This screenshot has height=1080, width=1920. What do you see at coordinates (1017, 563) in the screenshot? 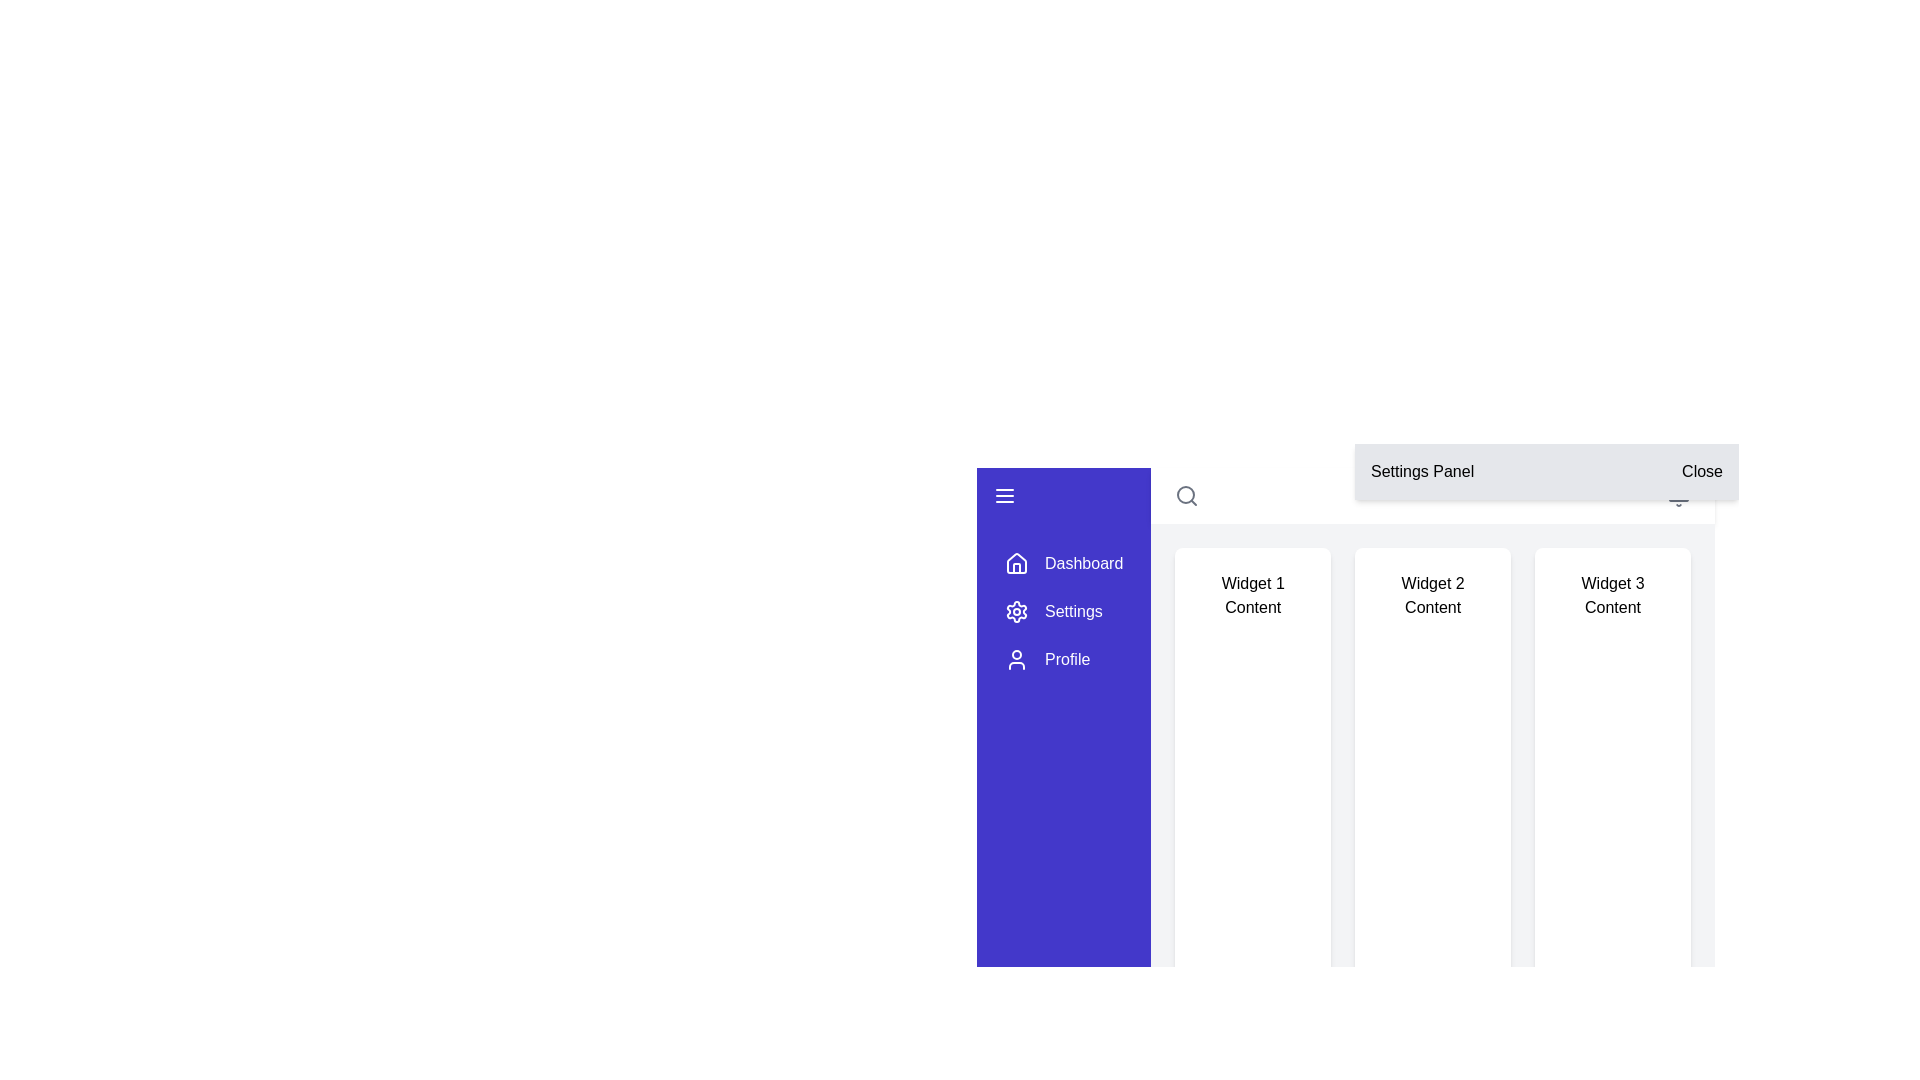
I see `the house icon located at the upper-left corner of the blue sidebar, which is to the left of the 'Dashboard' text` at bounding box center [1017, 563].